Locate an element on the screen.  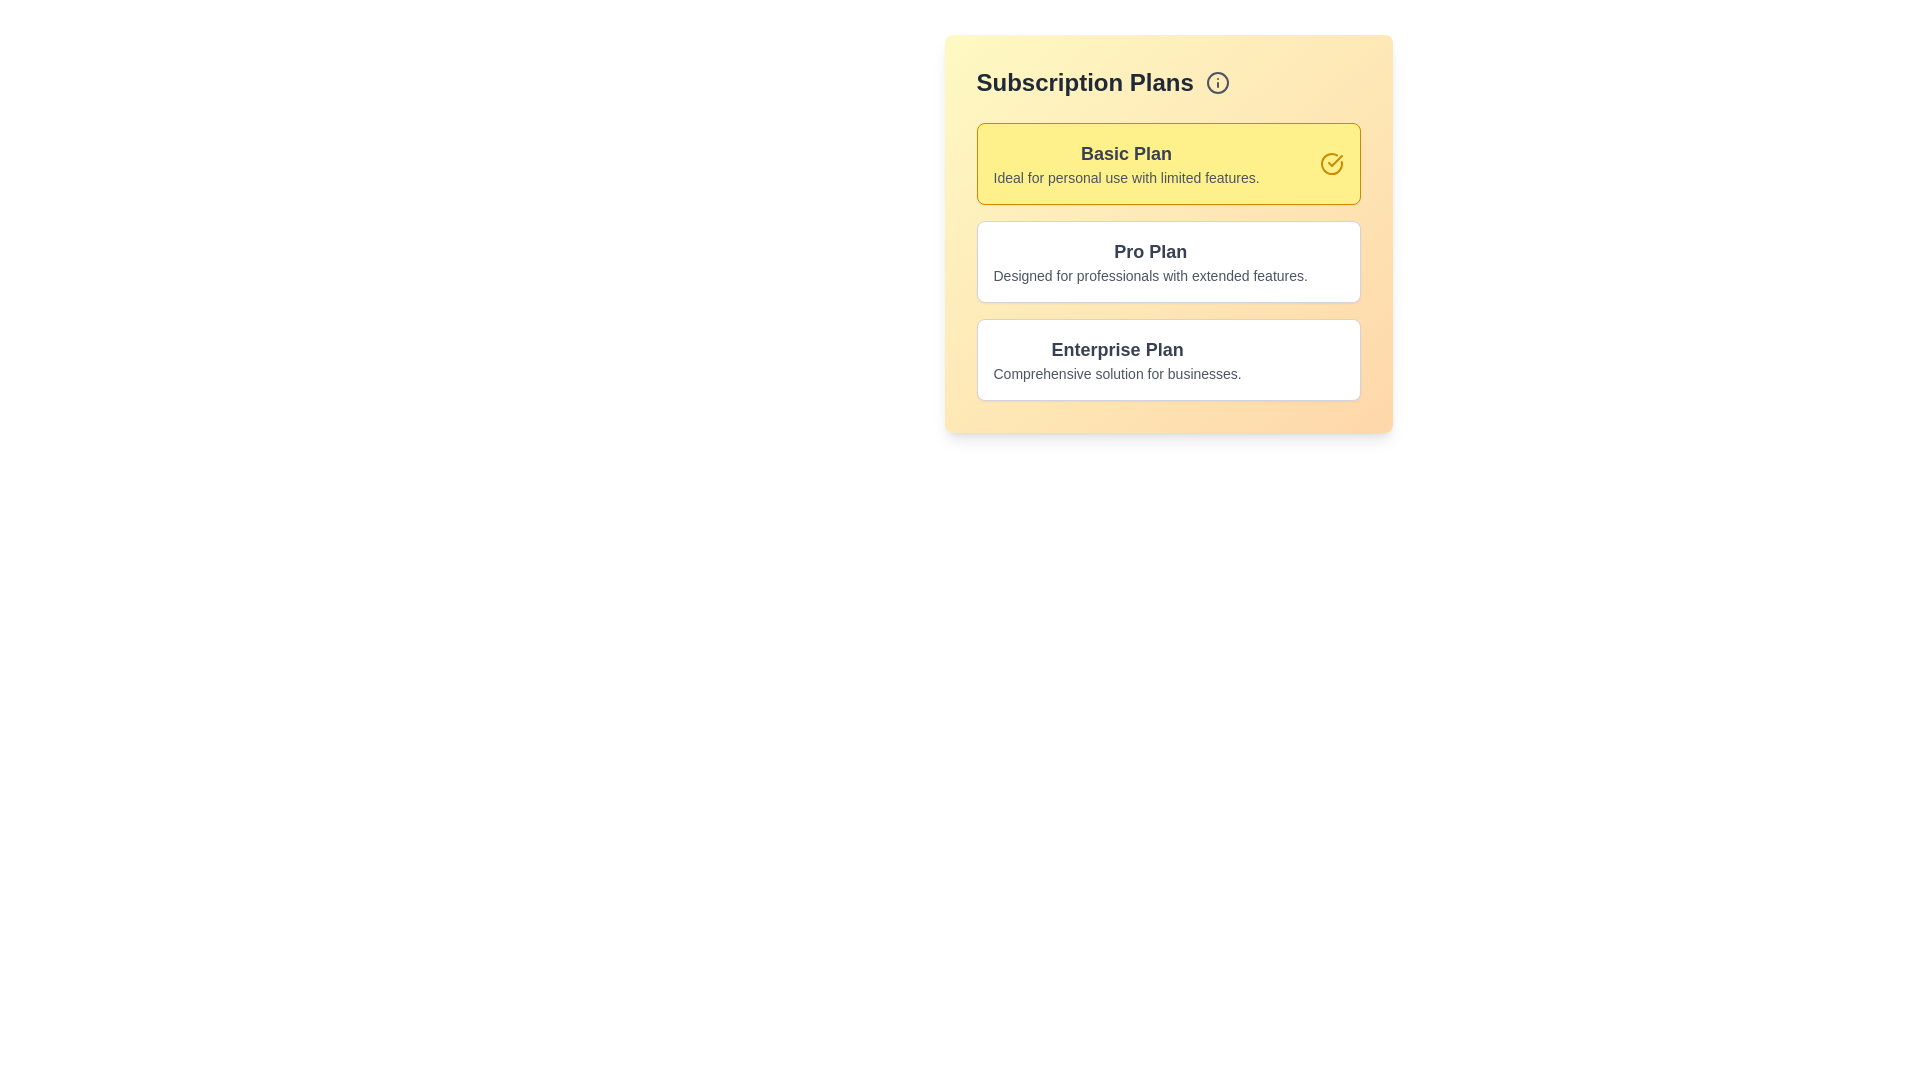
the 'Enterprise Plan' selectable card, which is the third card in the vertical list of subscription plans, positioned below the 'Pro Plan' card is located at coordinates (1168, 358).